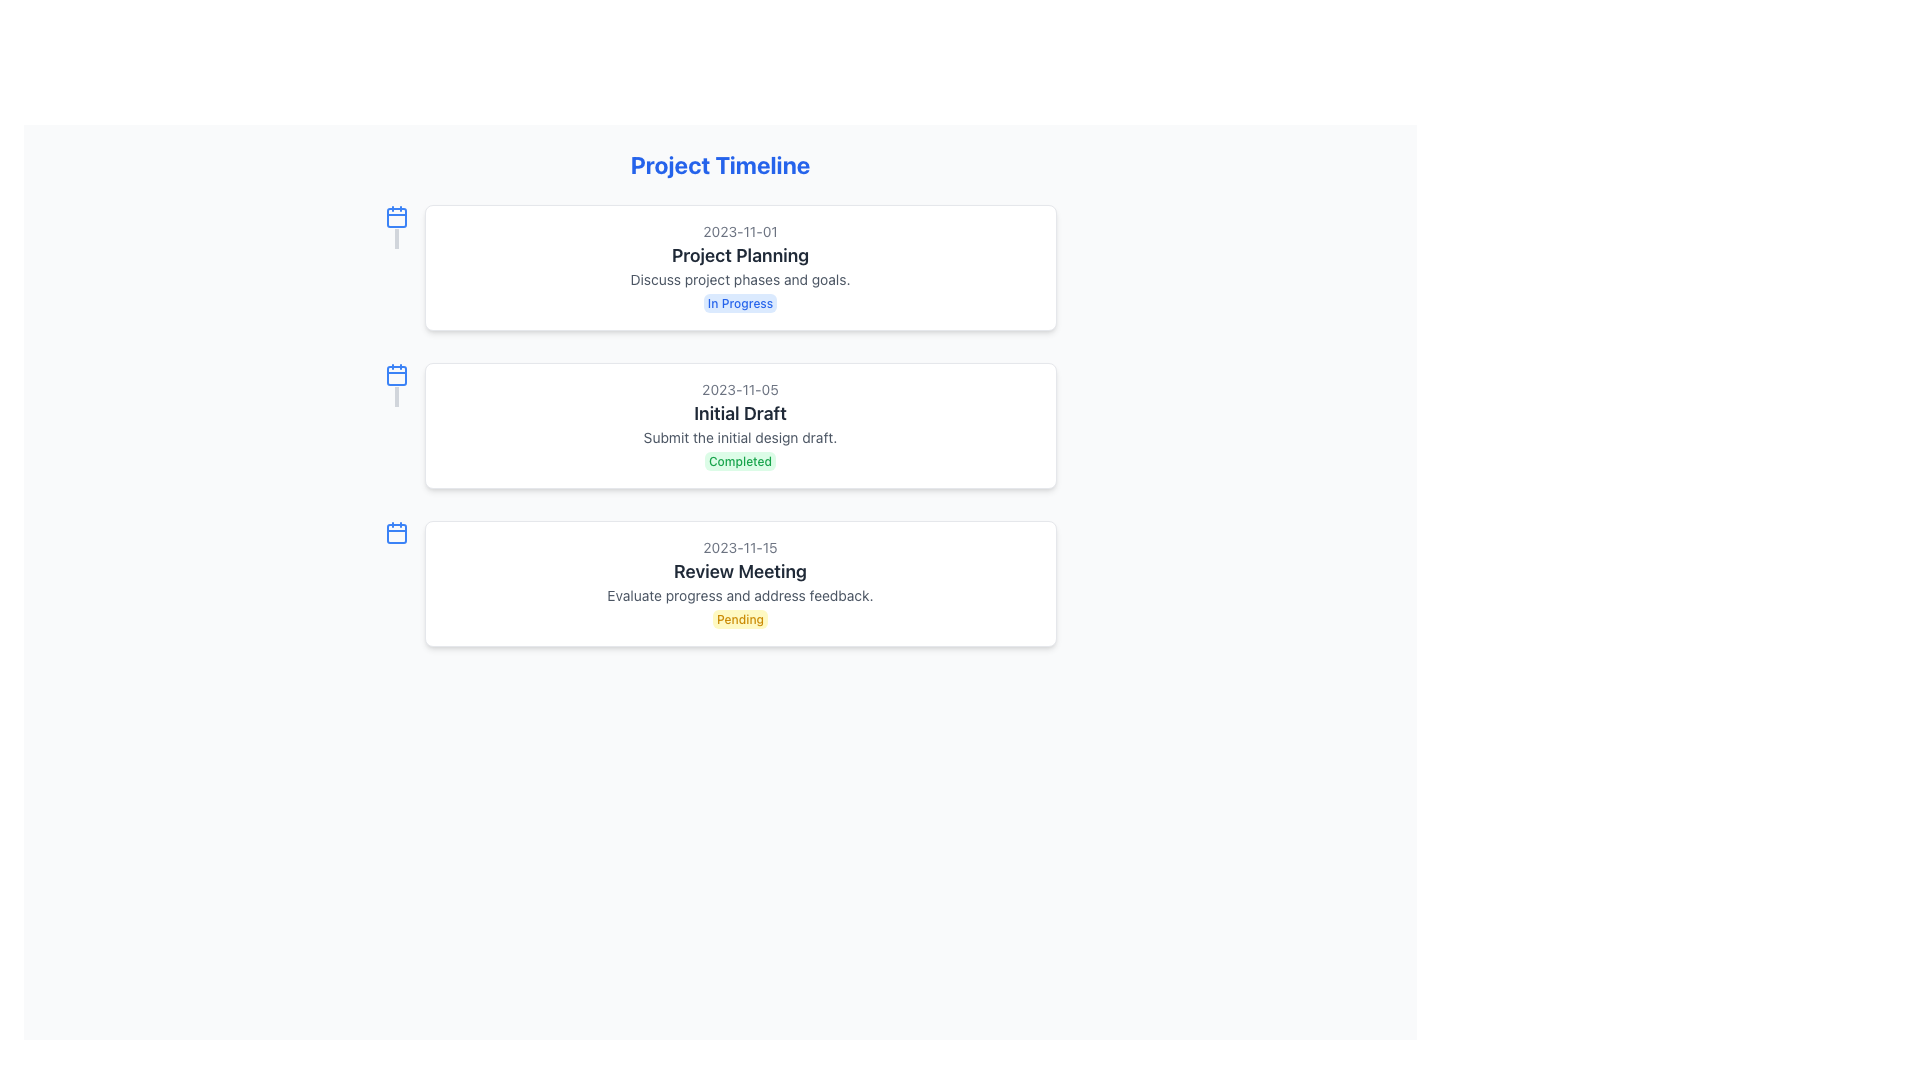  I want to click on the Decorative Icon, which is a vertical bar with a calendar icon at the top, styled in blue, located adjacent to the middle card in a vertical stack of three timeline cards associated with the heading 'Initial Draft', so click(396, 385).